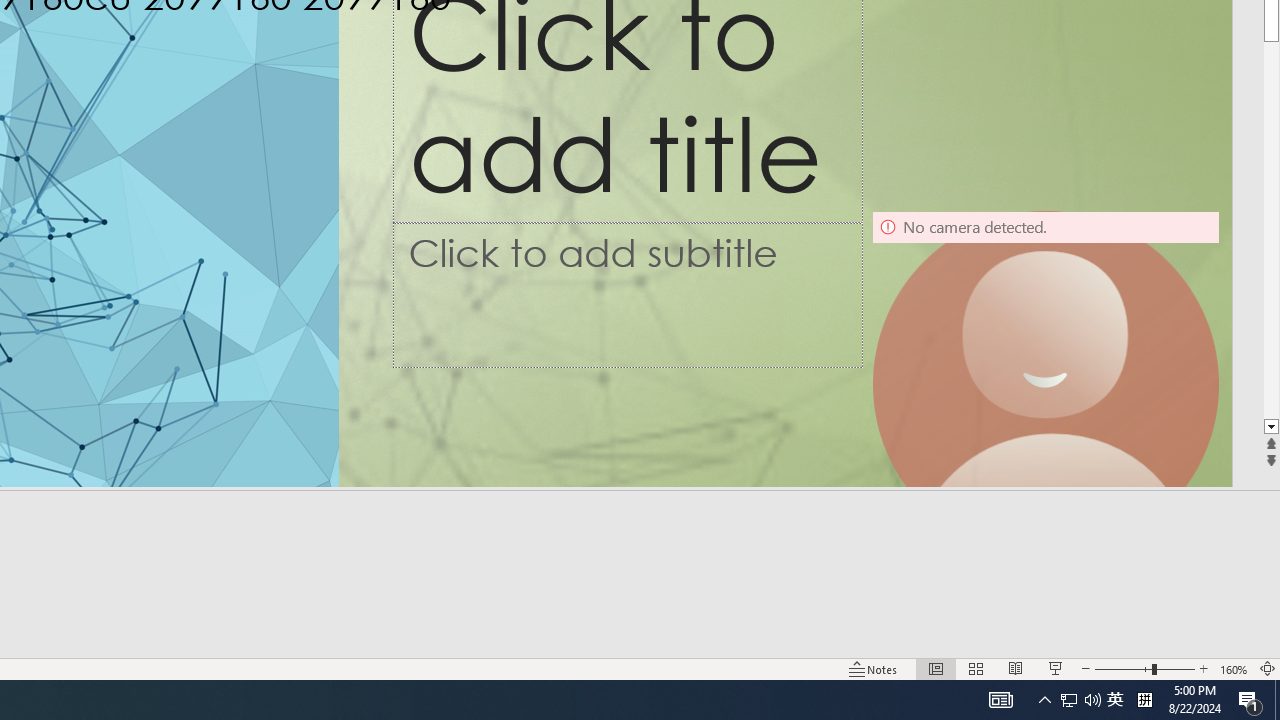 The width and height of the screenshot is (1280, 720). What do you see at coordinates (1203, 669) in the screenshot?
I see `'Zoom In'` at bounding box center [1203, 669].